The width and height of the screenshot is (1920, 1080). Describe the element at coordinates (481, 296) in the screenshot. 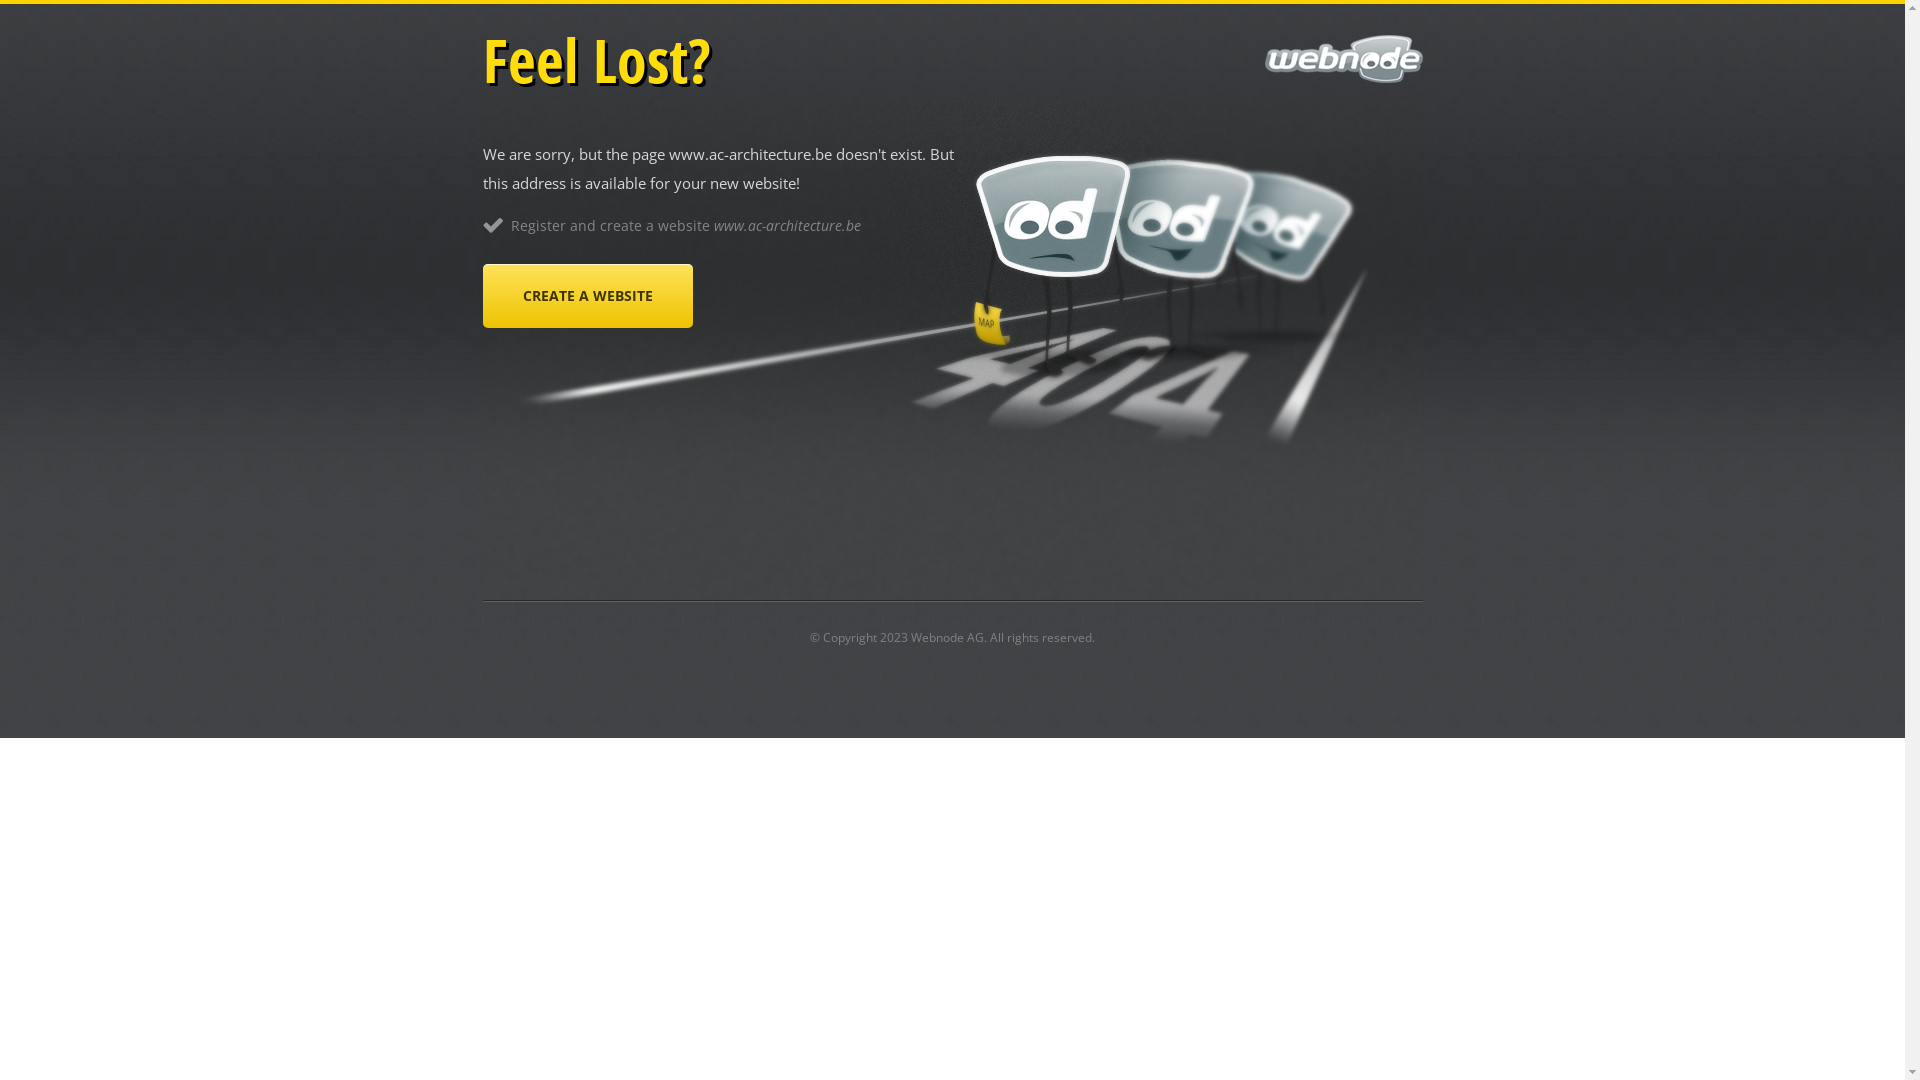

I see `'CREATE A WEBSITE'` at that location.